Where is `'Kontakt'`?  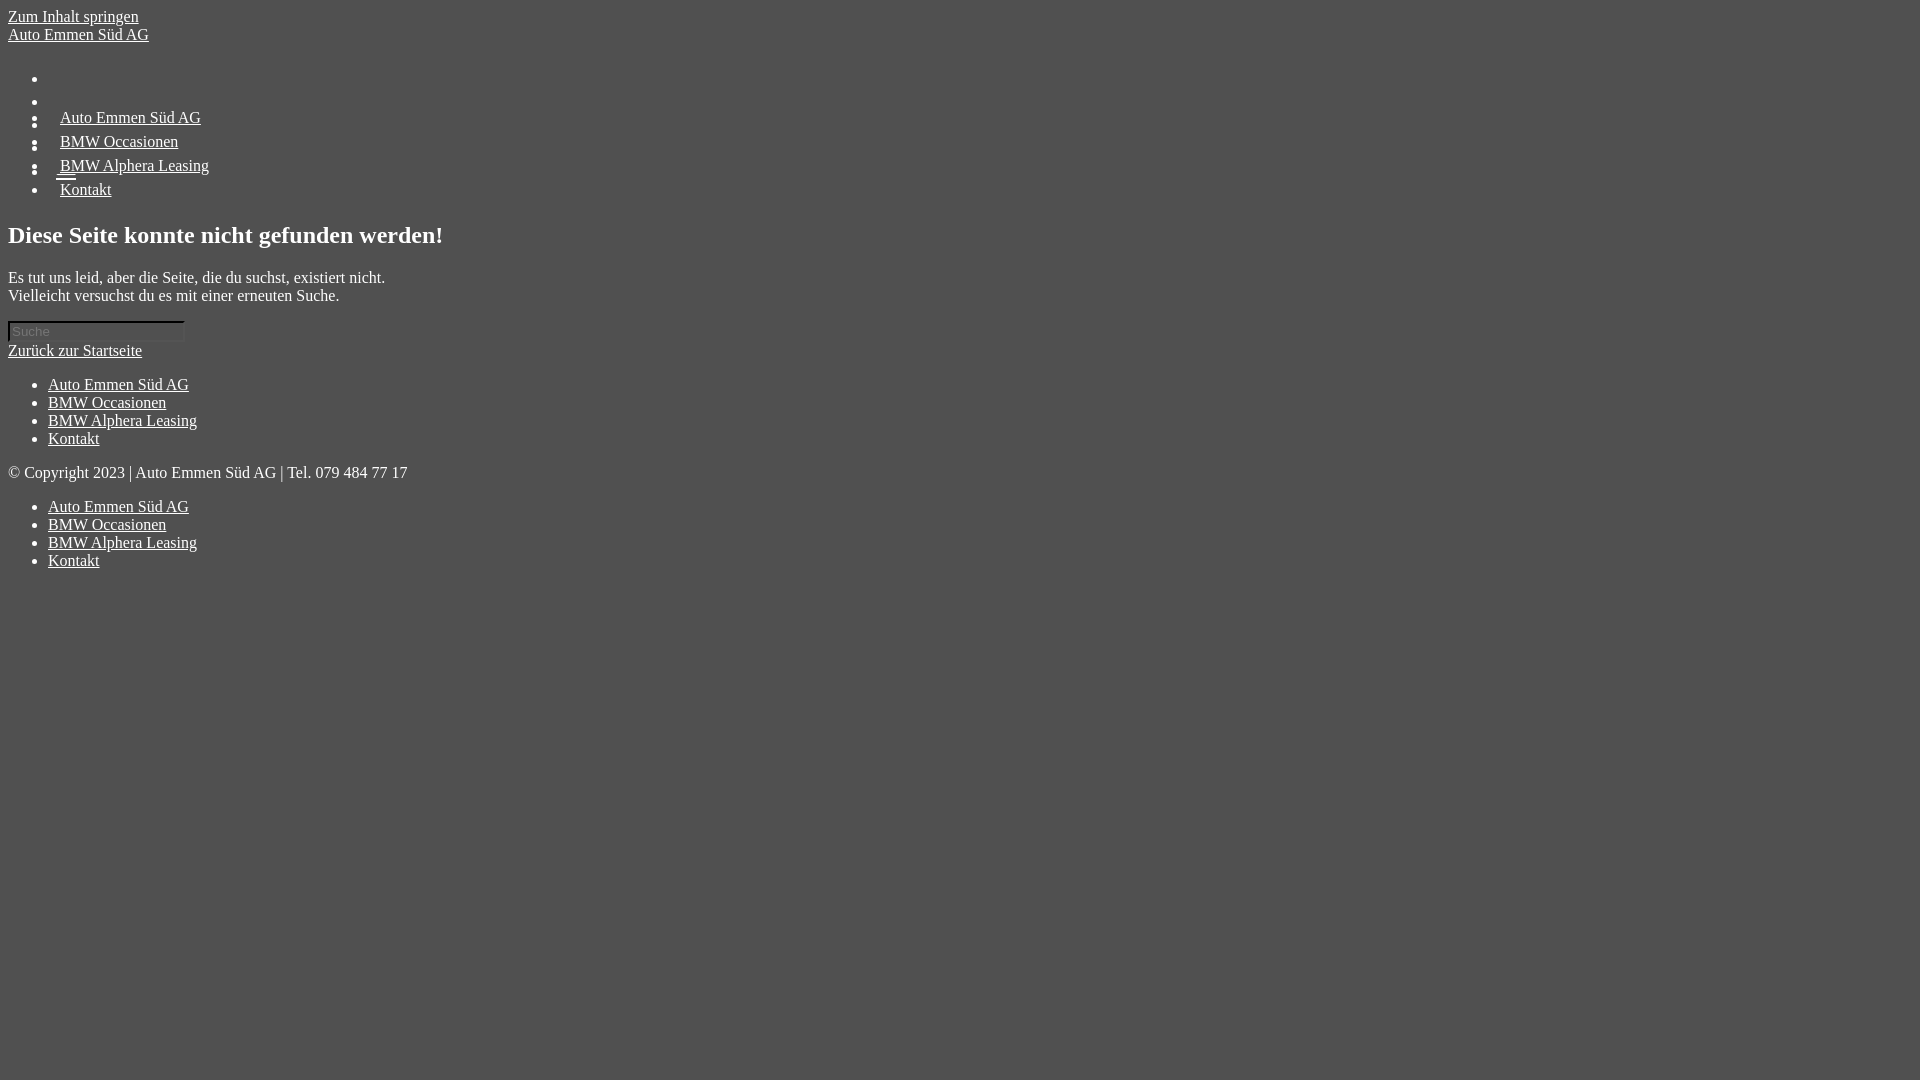
'Kontakt' is located at coordinates (85, 189).